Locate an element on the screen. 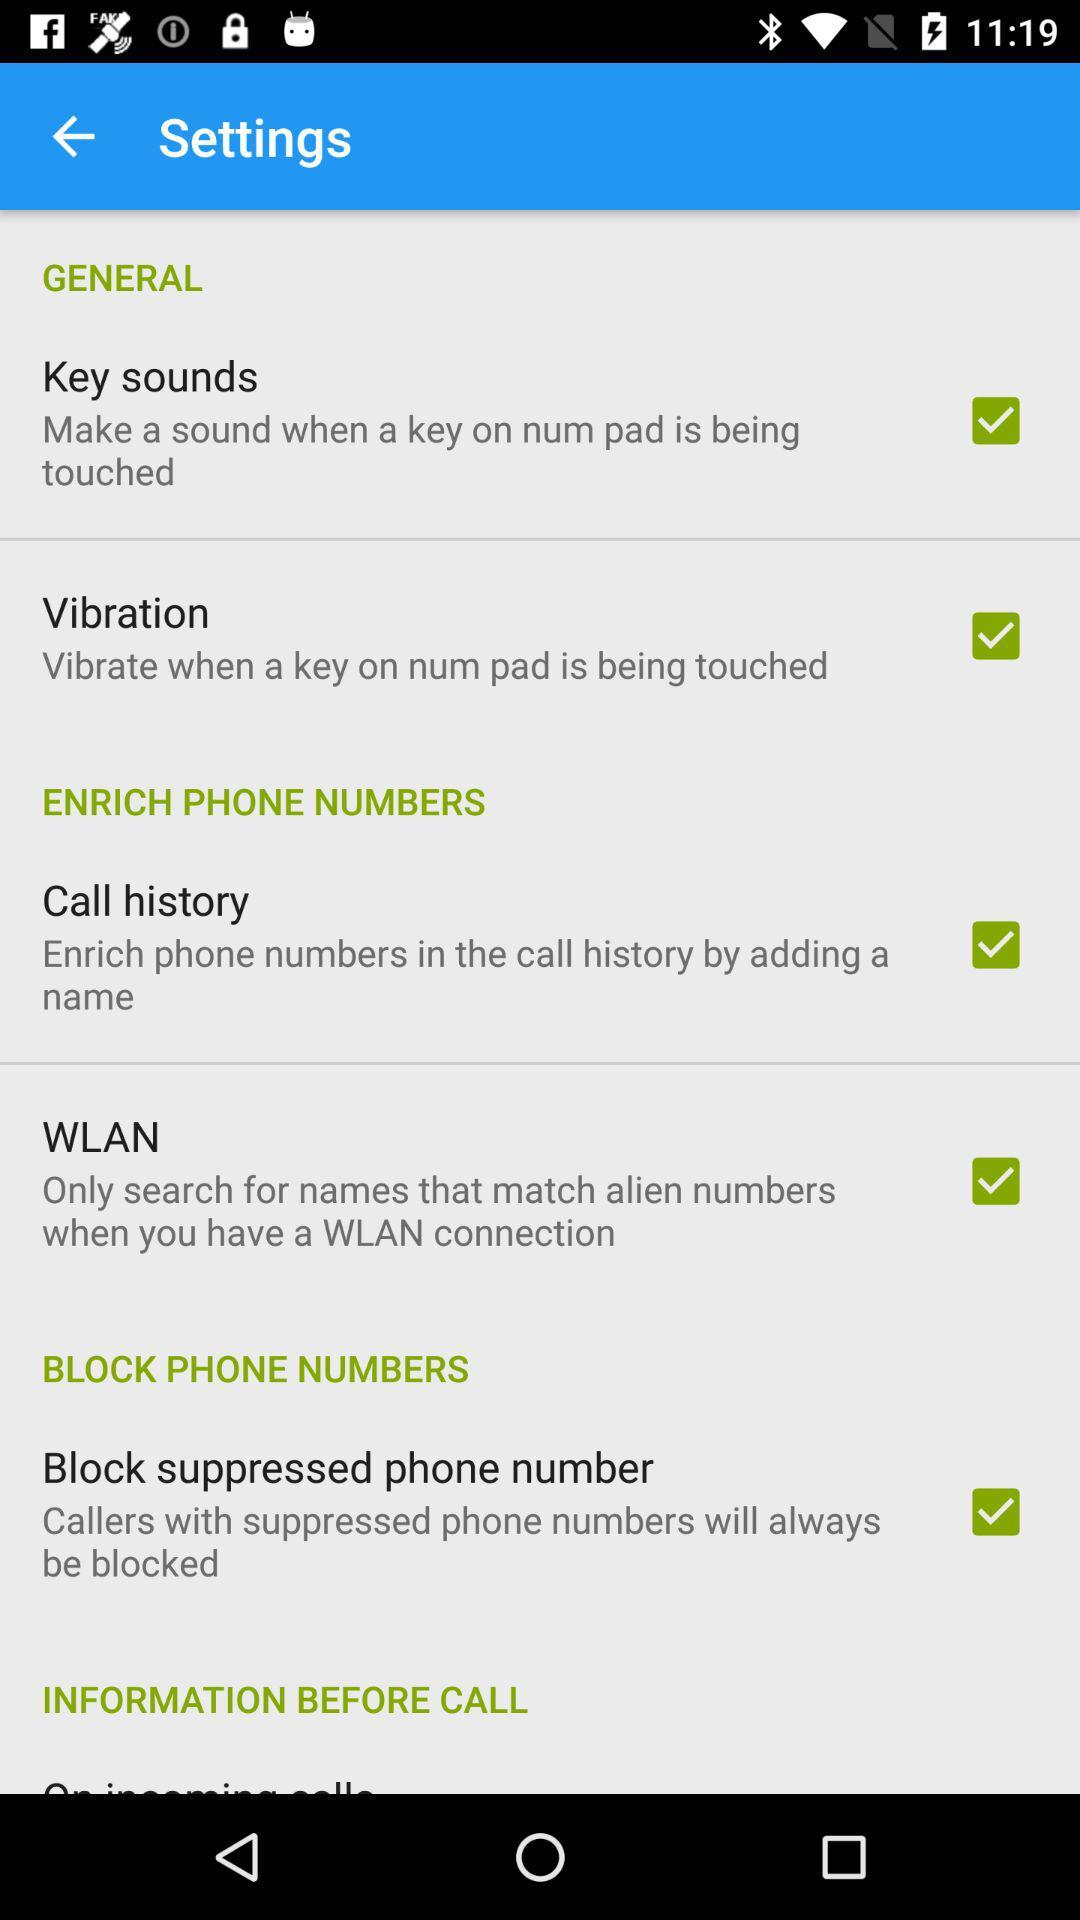 The image size is (1080, 1920). item above key sounds item is located at coordinates (540, 254).